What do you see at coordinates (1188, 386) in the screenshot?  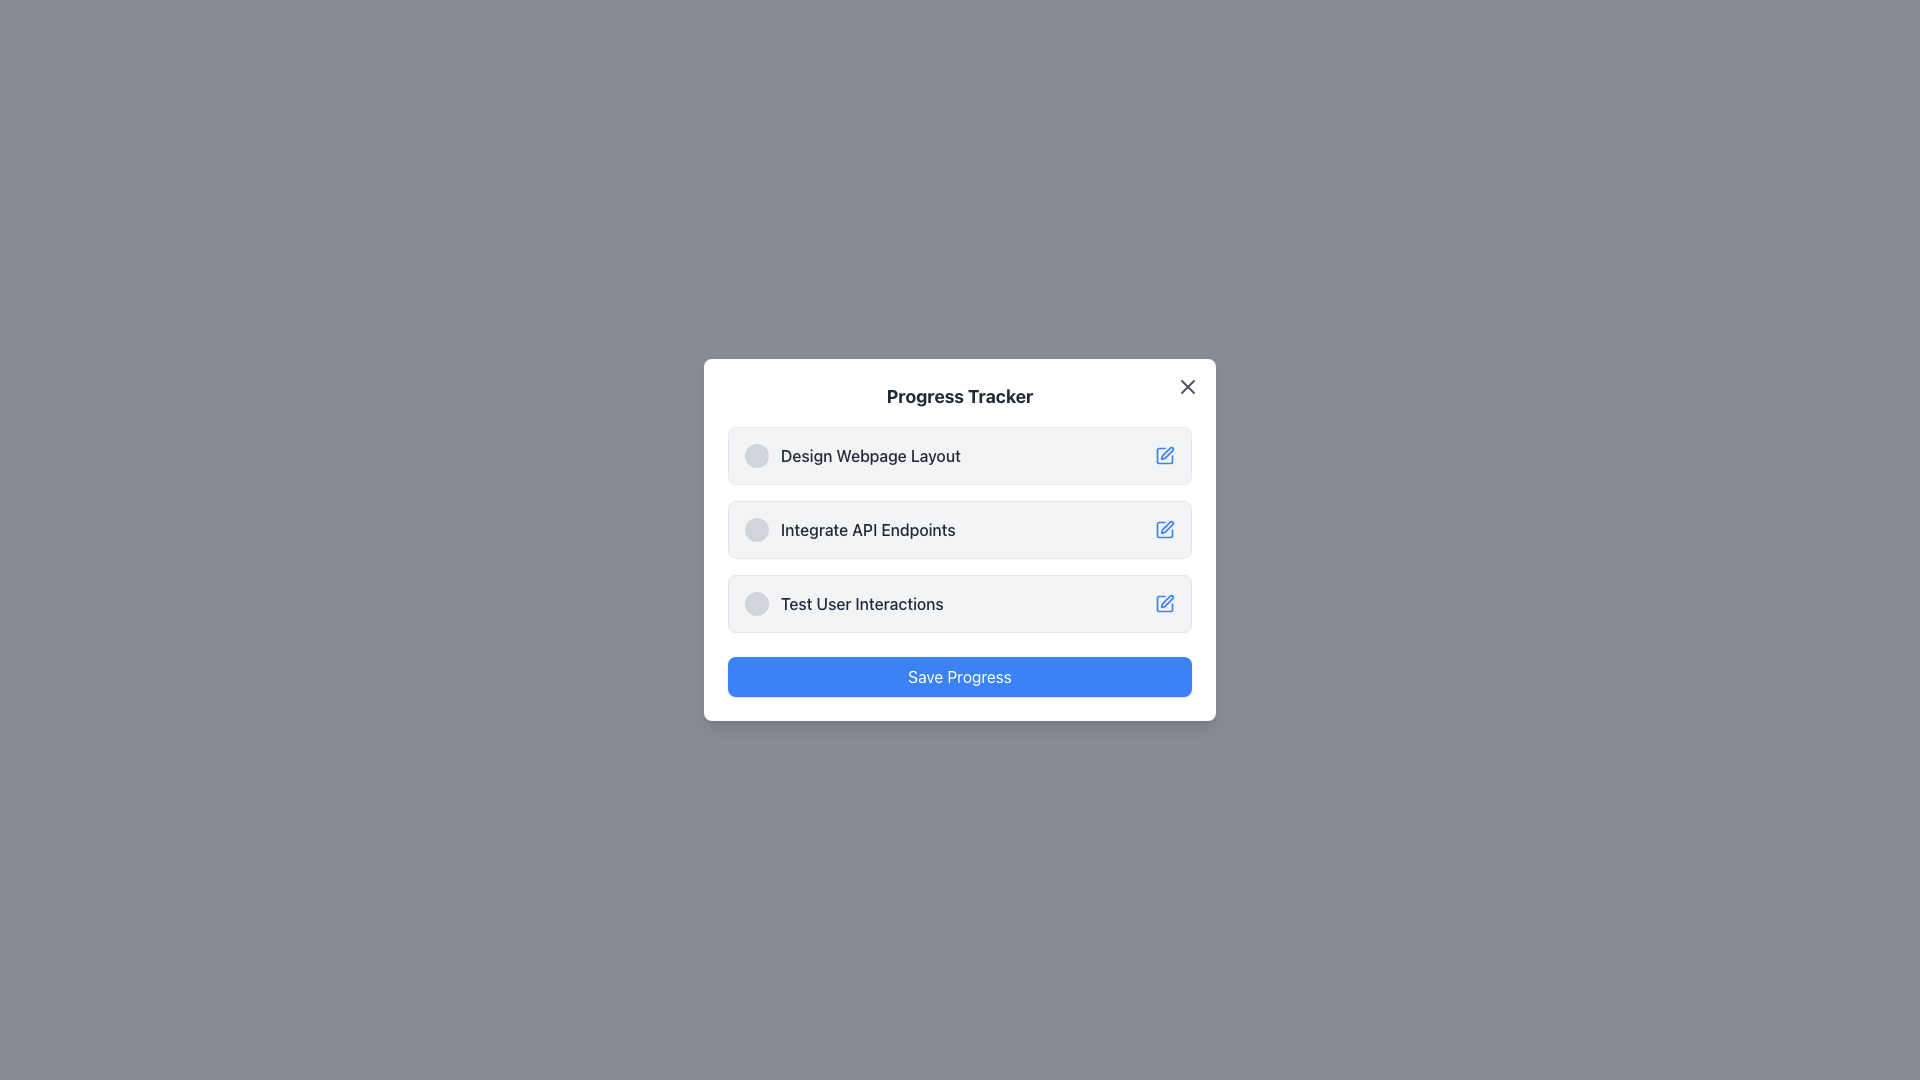 I see `the small square button with an 'X' icon in the top-right corner of the modal dialog` at bounding box center [1188, 386].